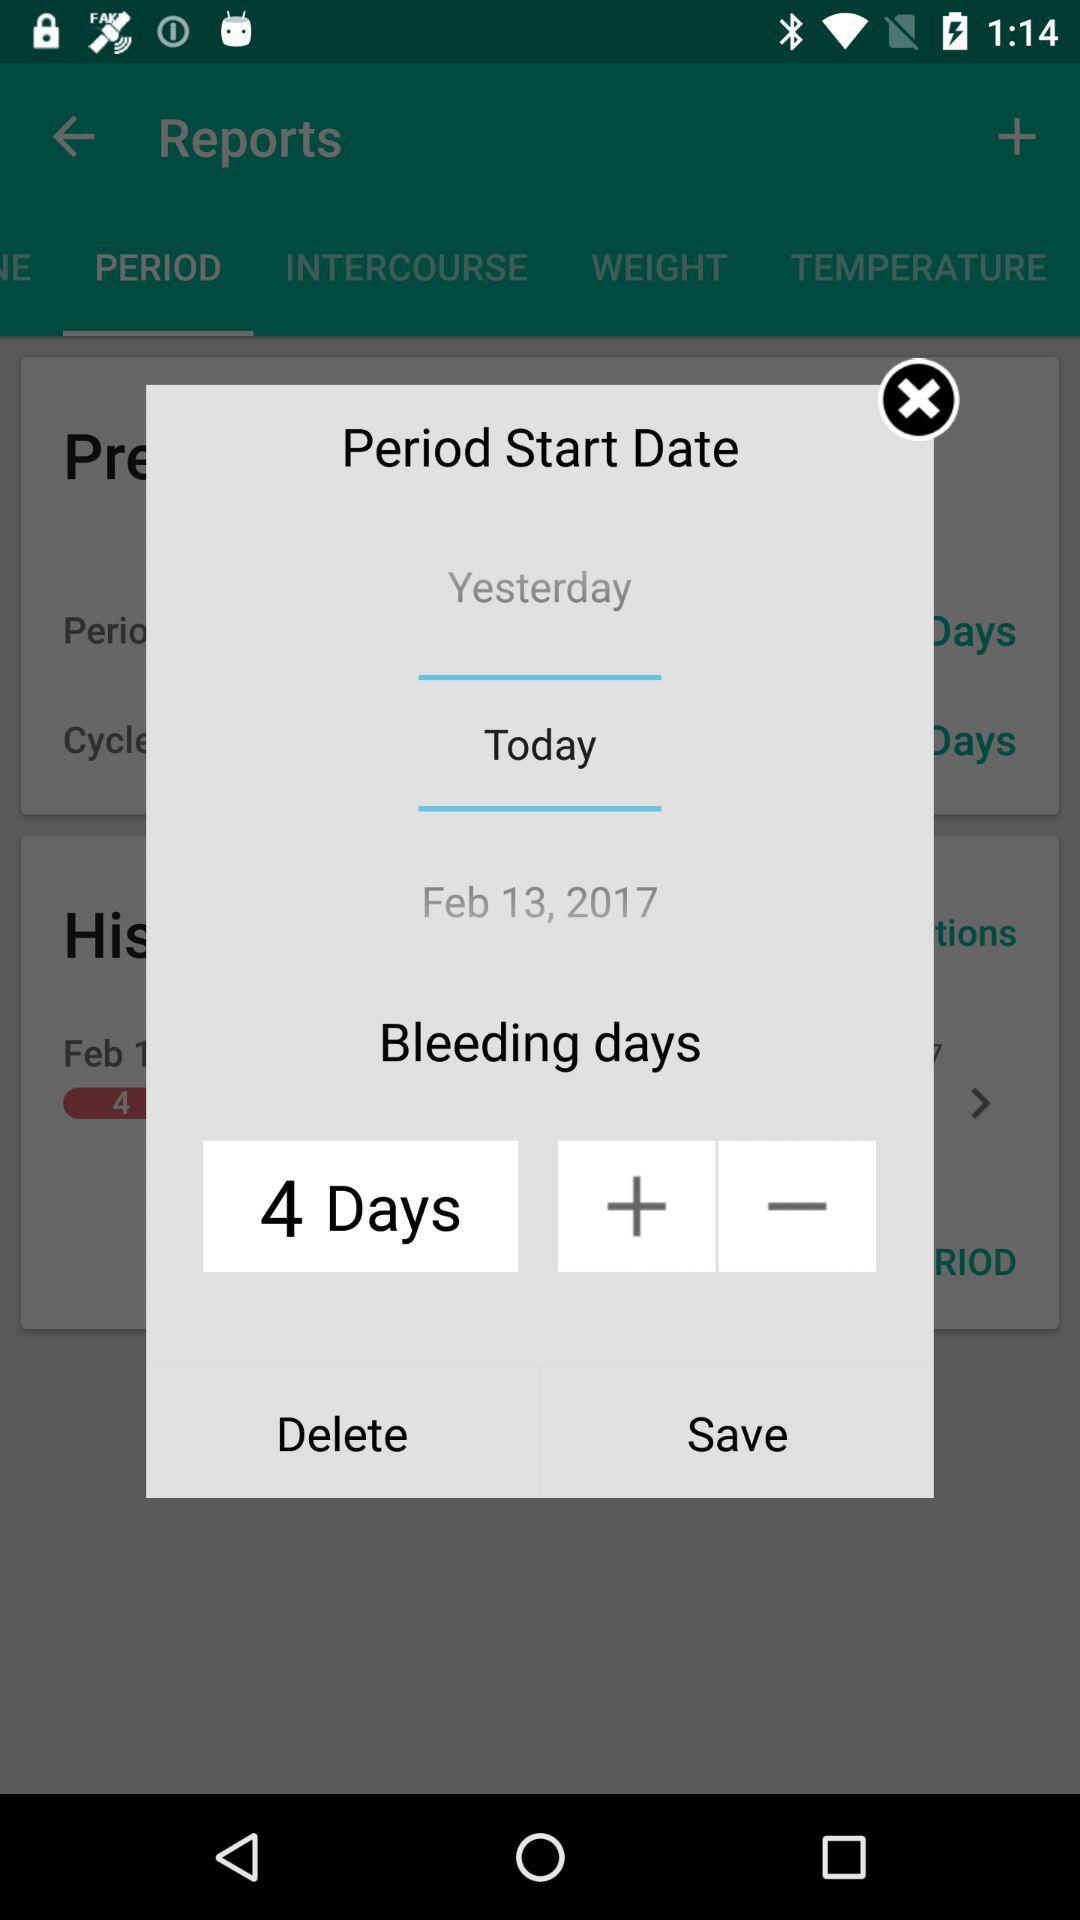  What do you see at coordinates (636, 1205) in the screenshot?
I see `plus button` at bounding box center [636, 1205].